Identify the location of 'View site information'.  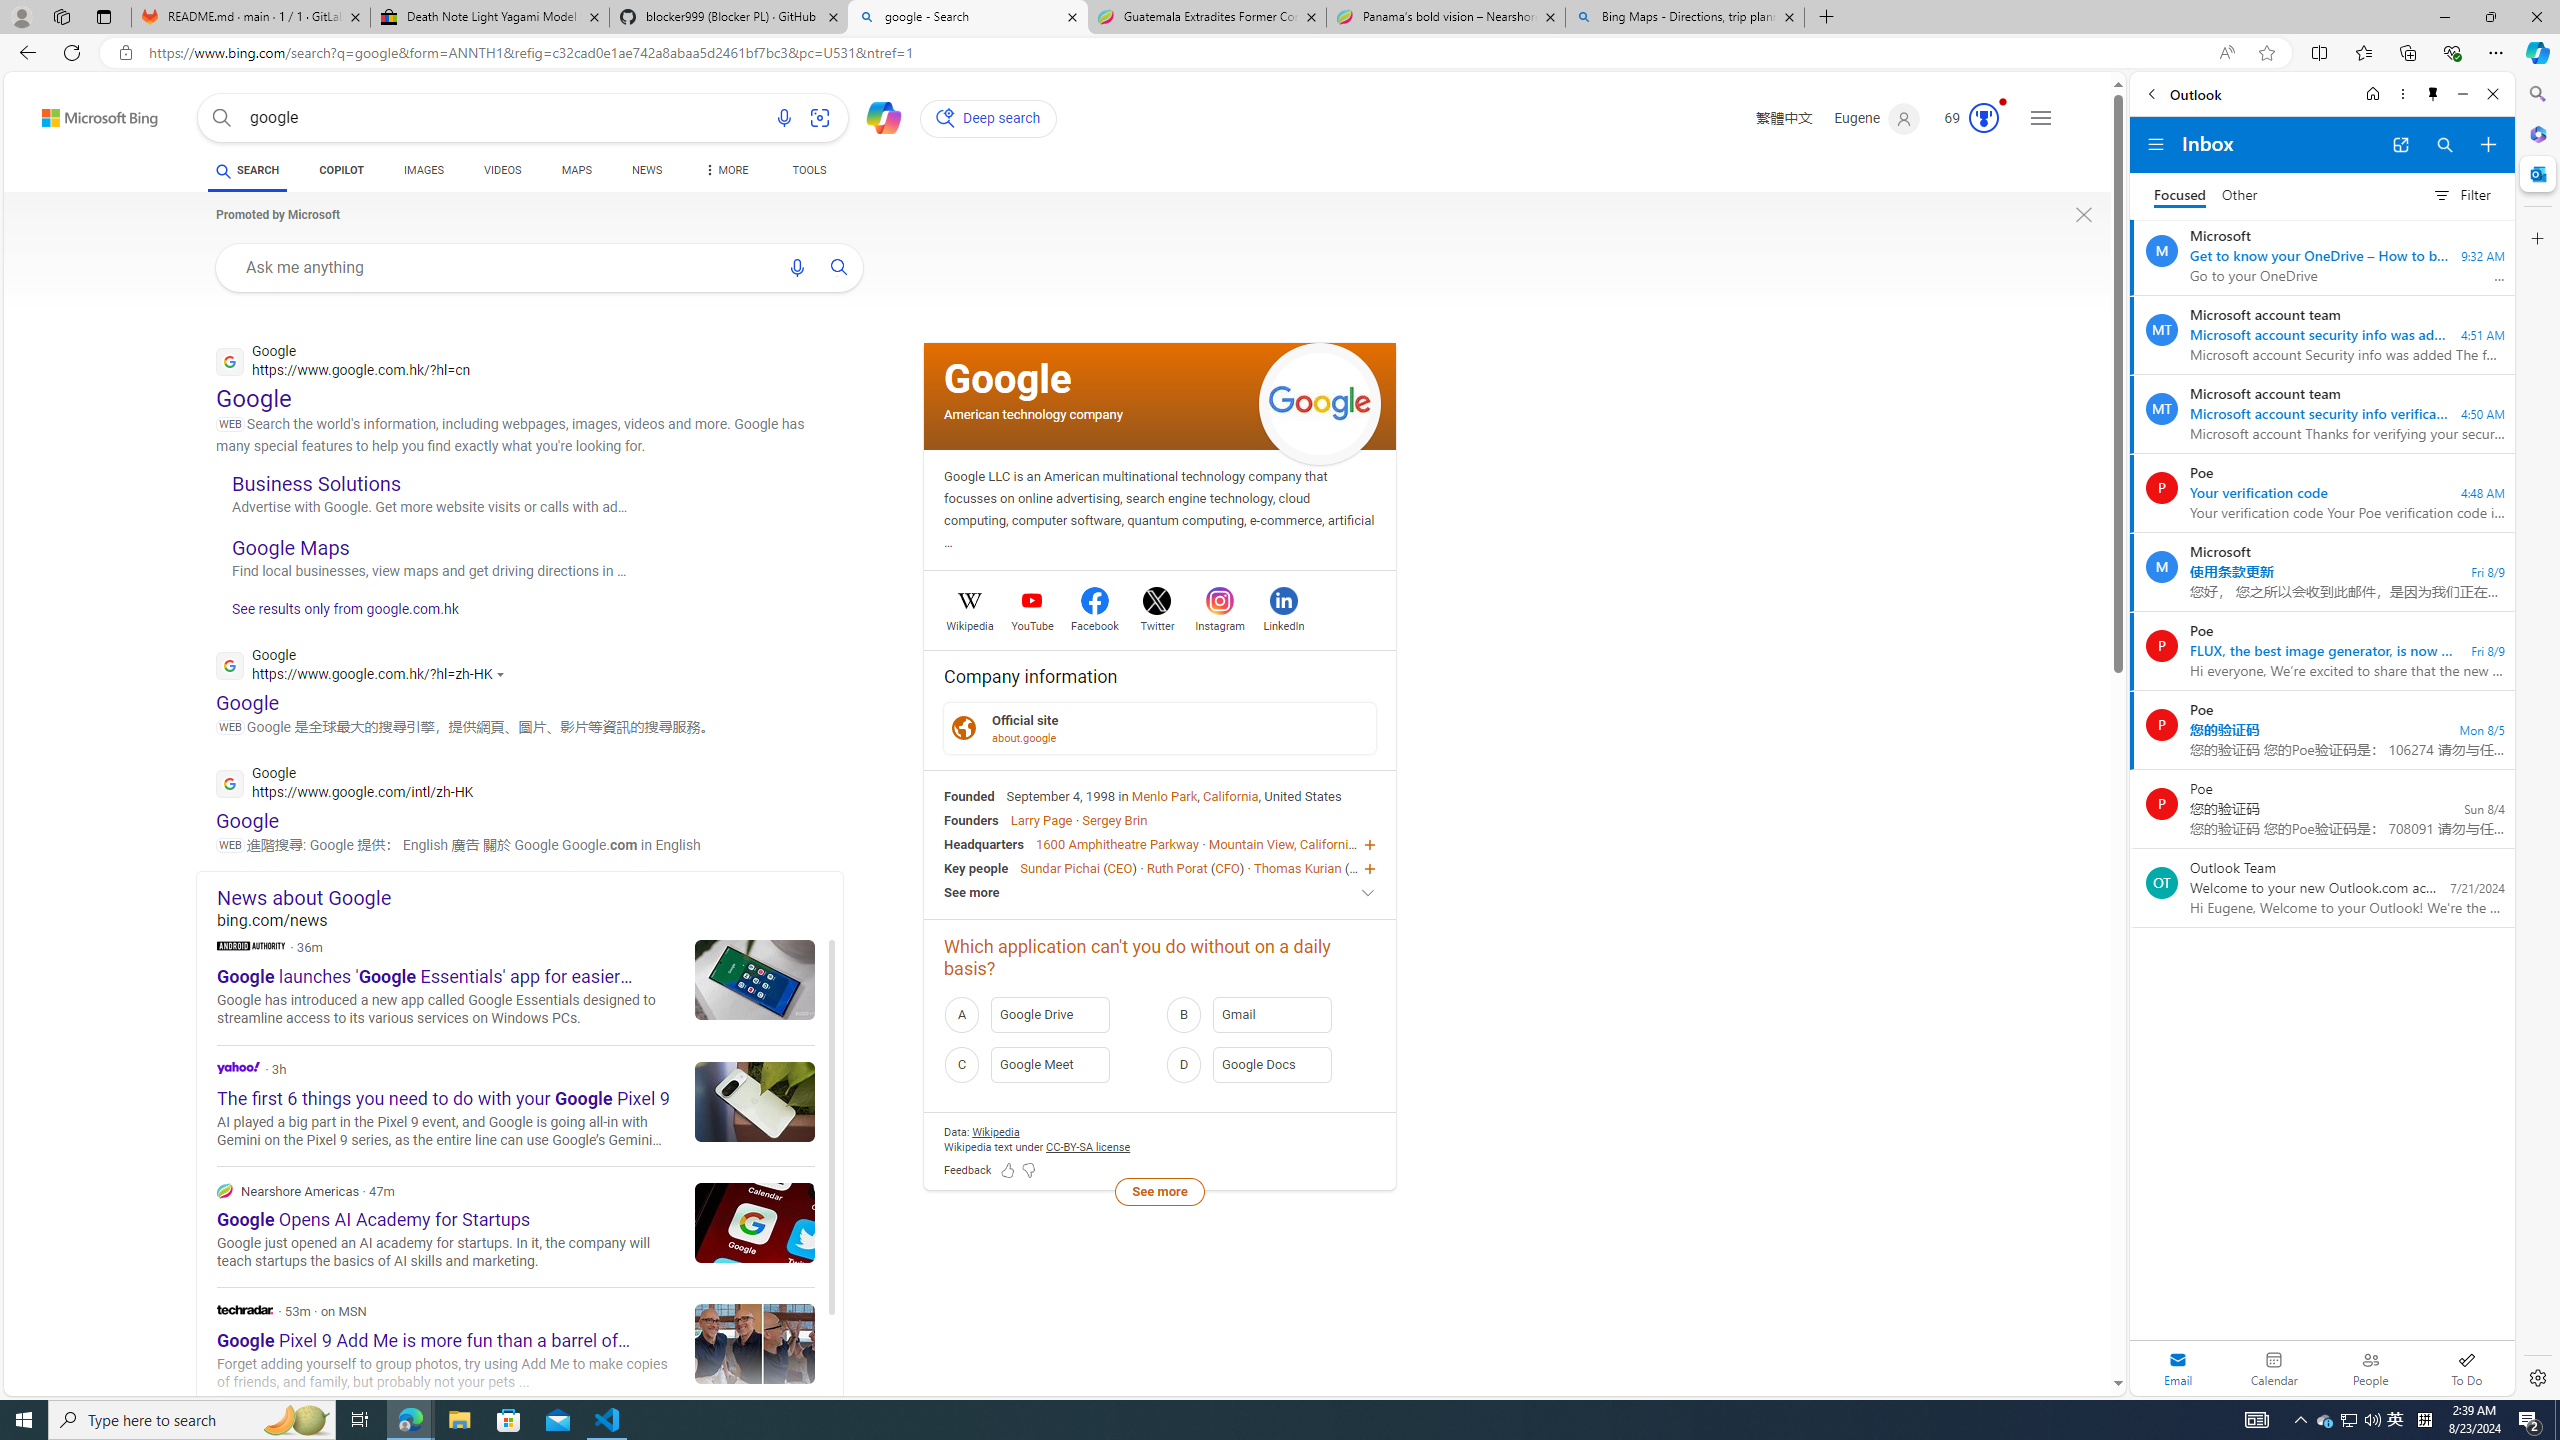
(125, 53).